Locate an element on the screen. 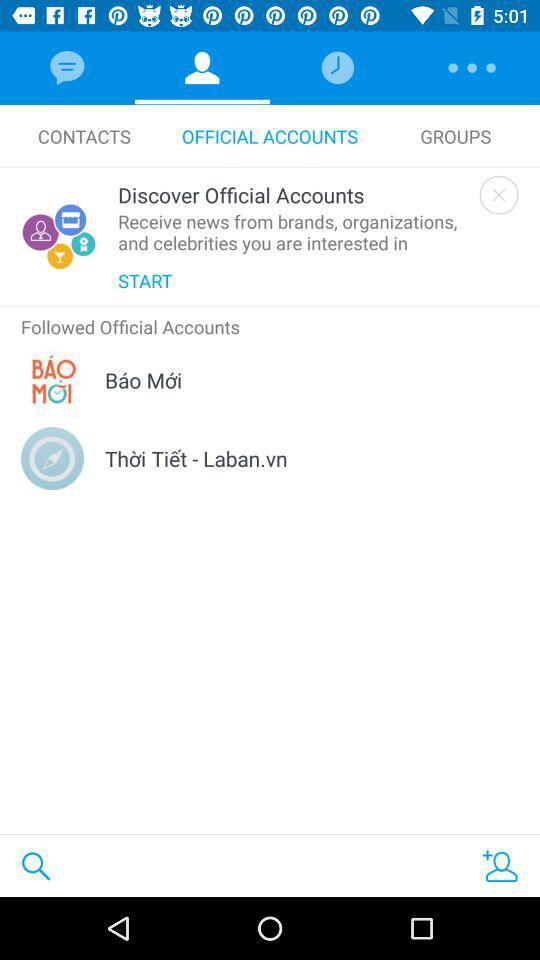  close is located at coordinates (498, 195).